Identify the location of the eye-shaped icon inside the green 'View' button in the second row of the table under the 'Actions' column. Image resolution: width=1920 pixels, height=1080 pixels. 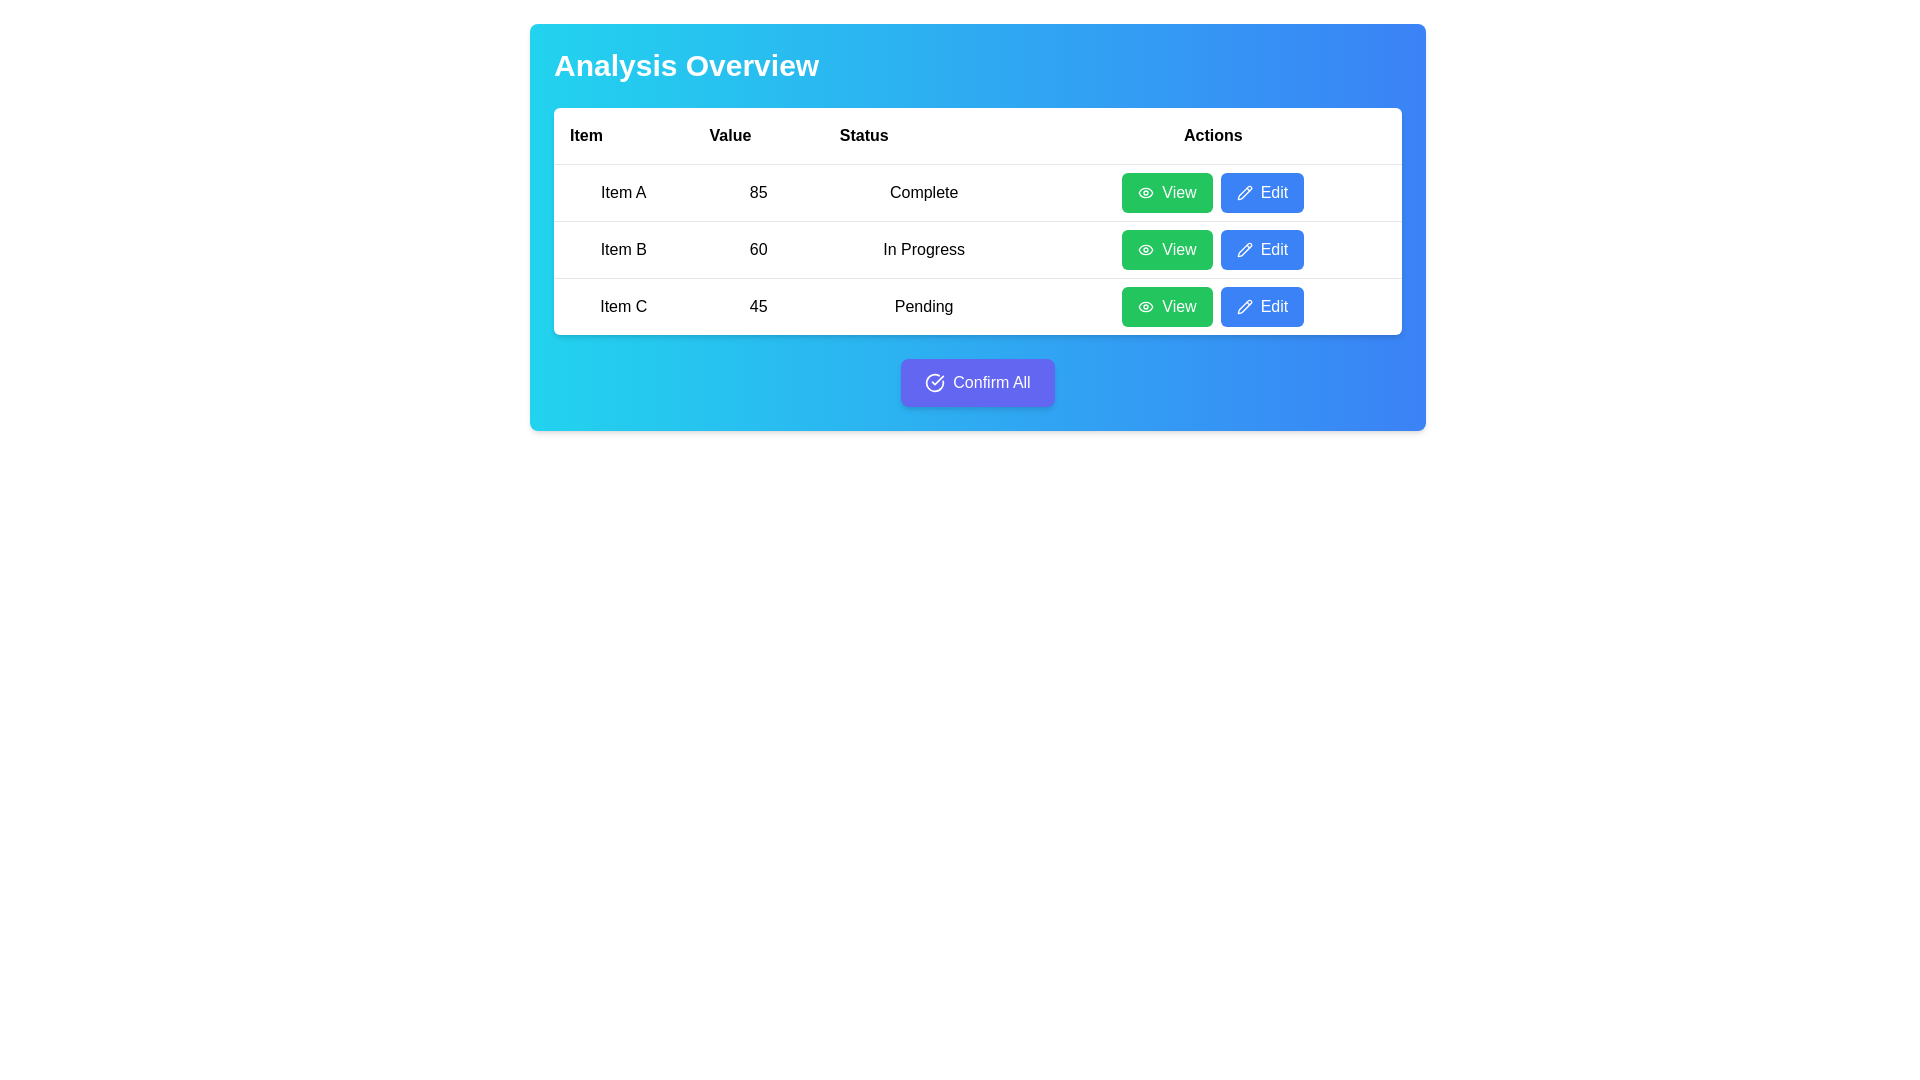
(1146, 249).